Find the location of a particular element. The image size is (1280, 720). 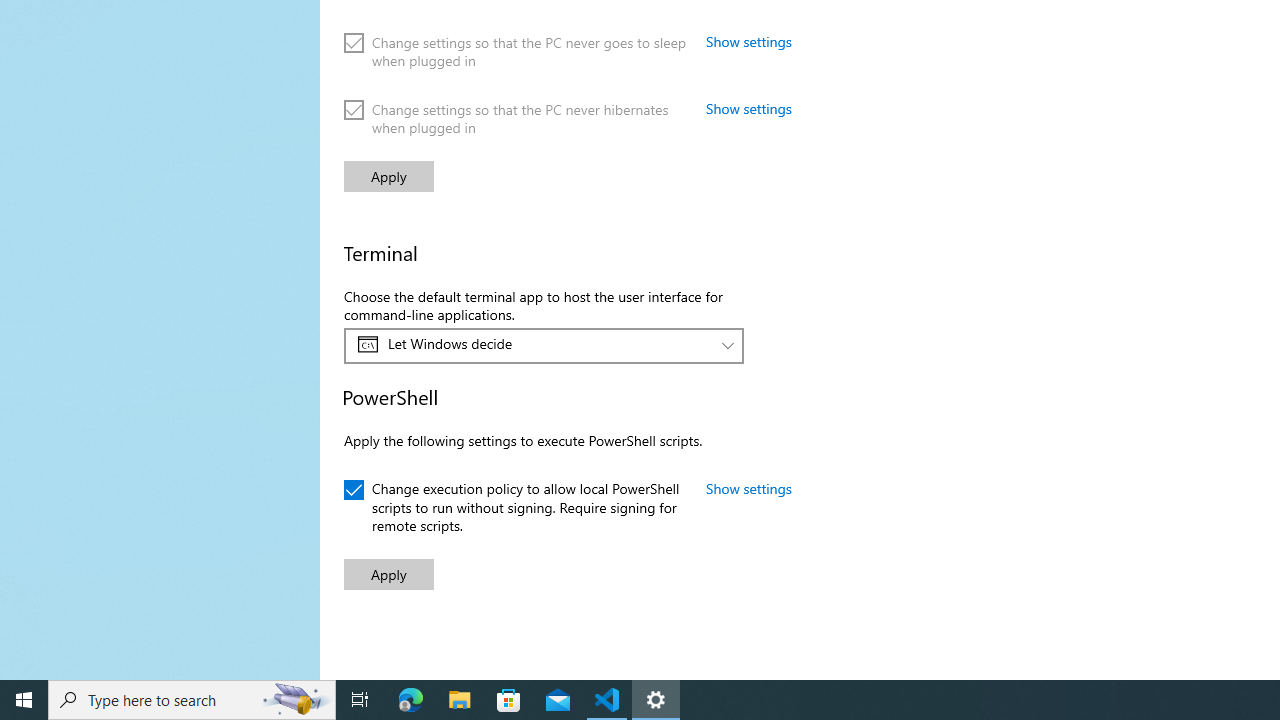

'Task View' is located at coordinates (359, 698).